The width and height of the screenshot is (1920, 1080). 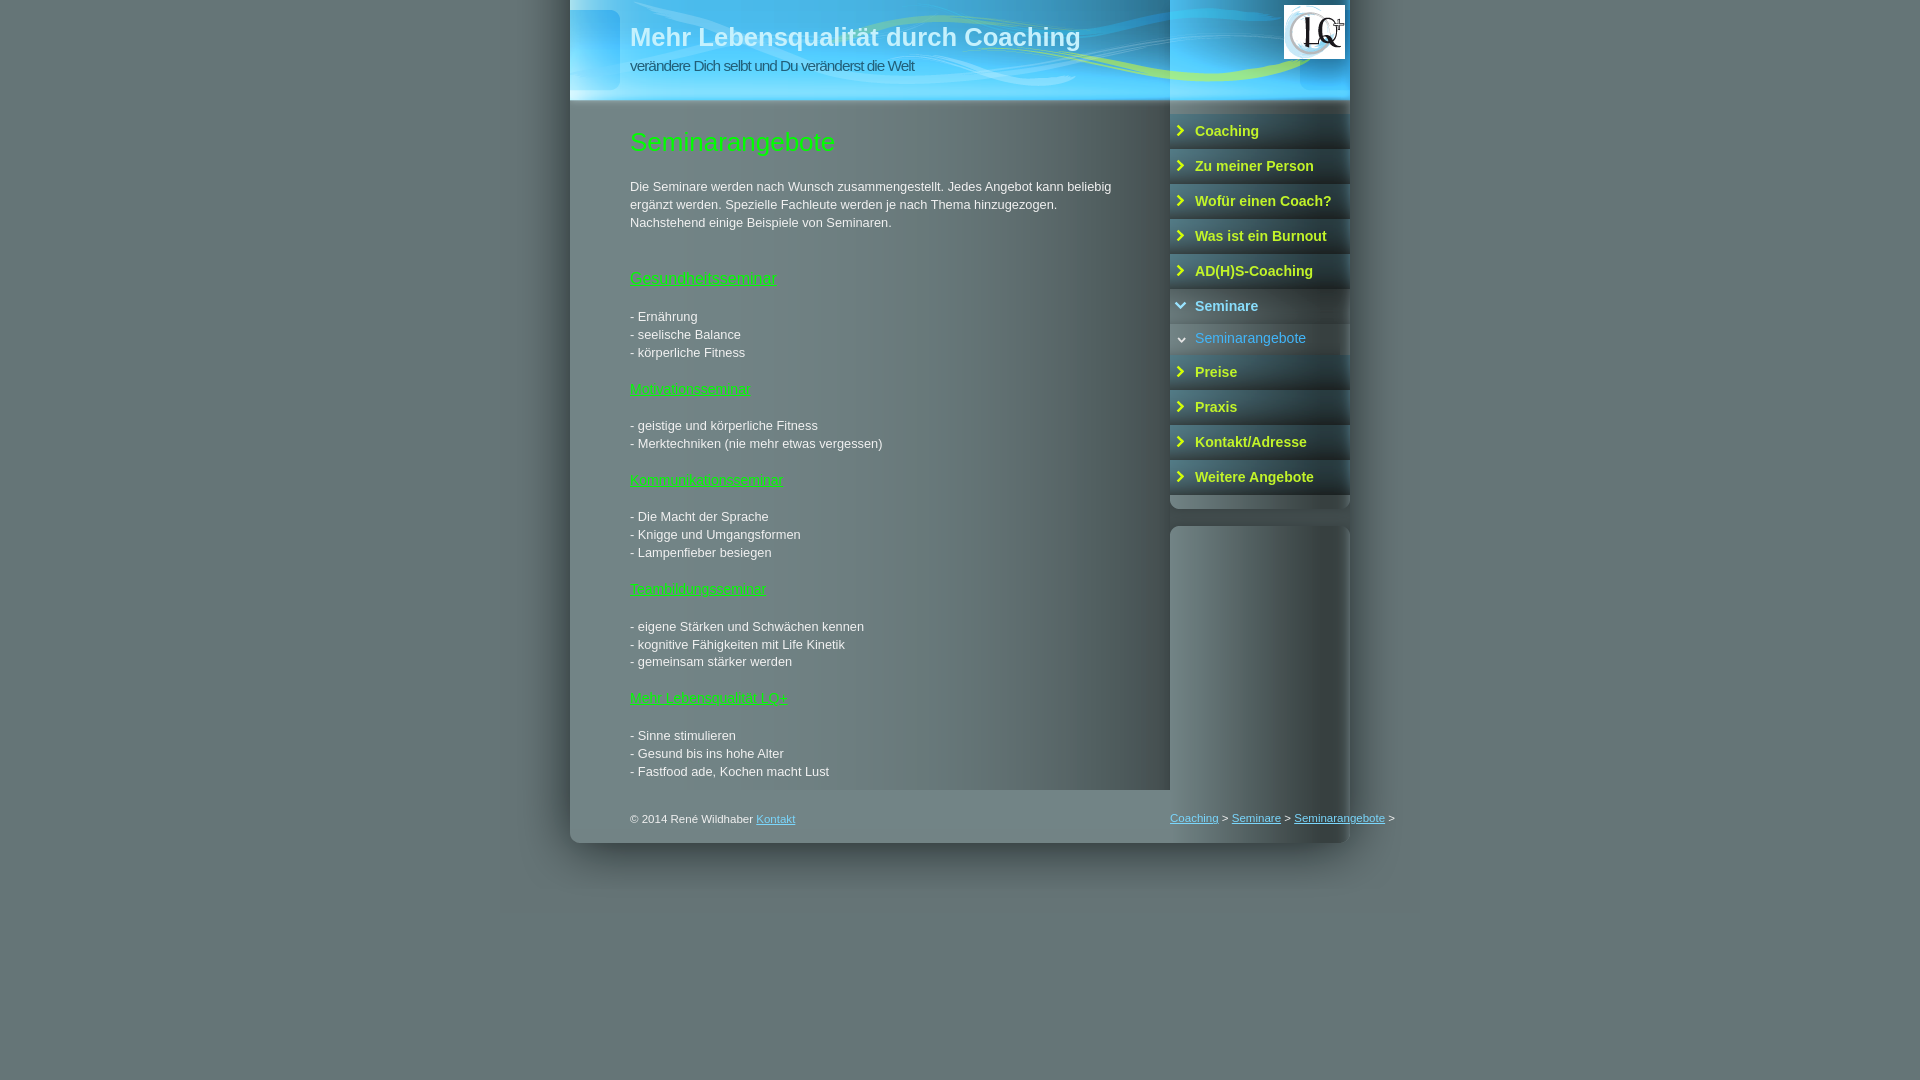 I want to click on 'Coaching', so click(x=1194, y=817).